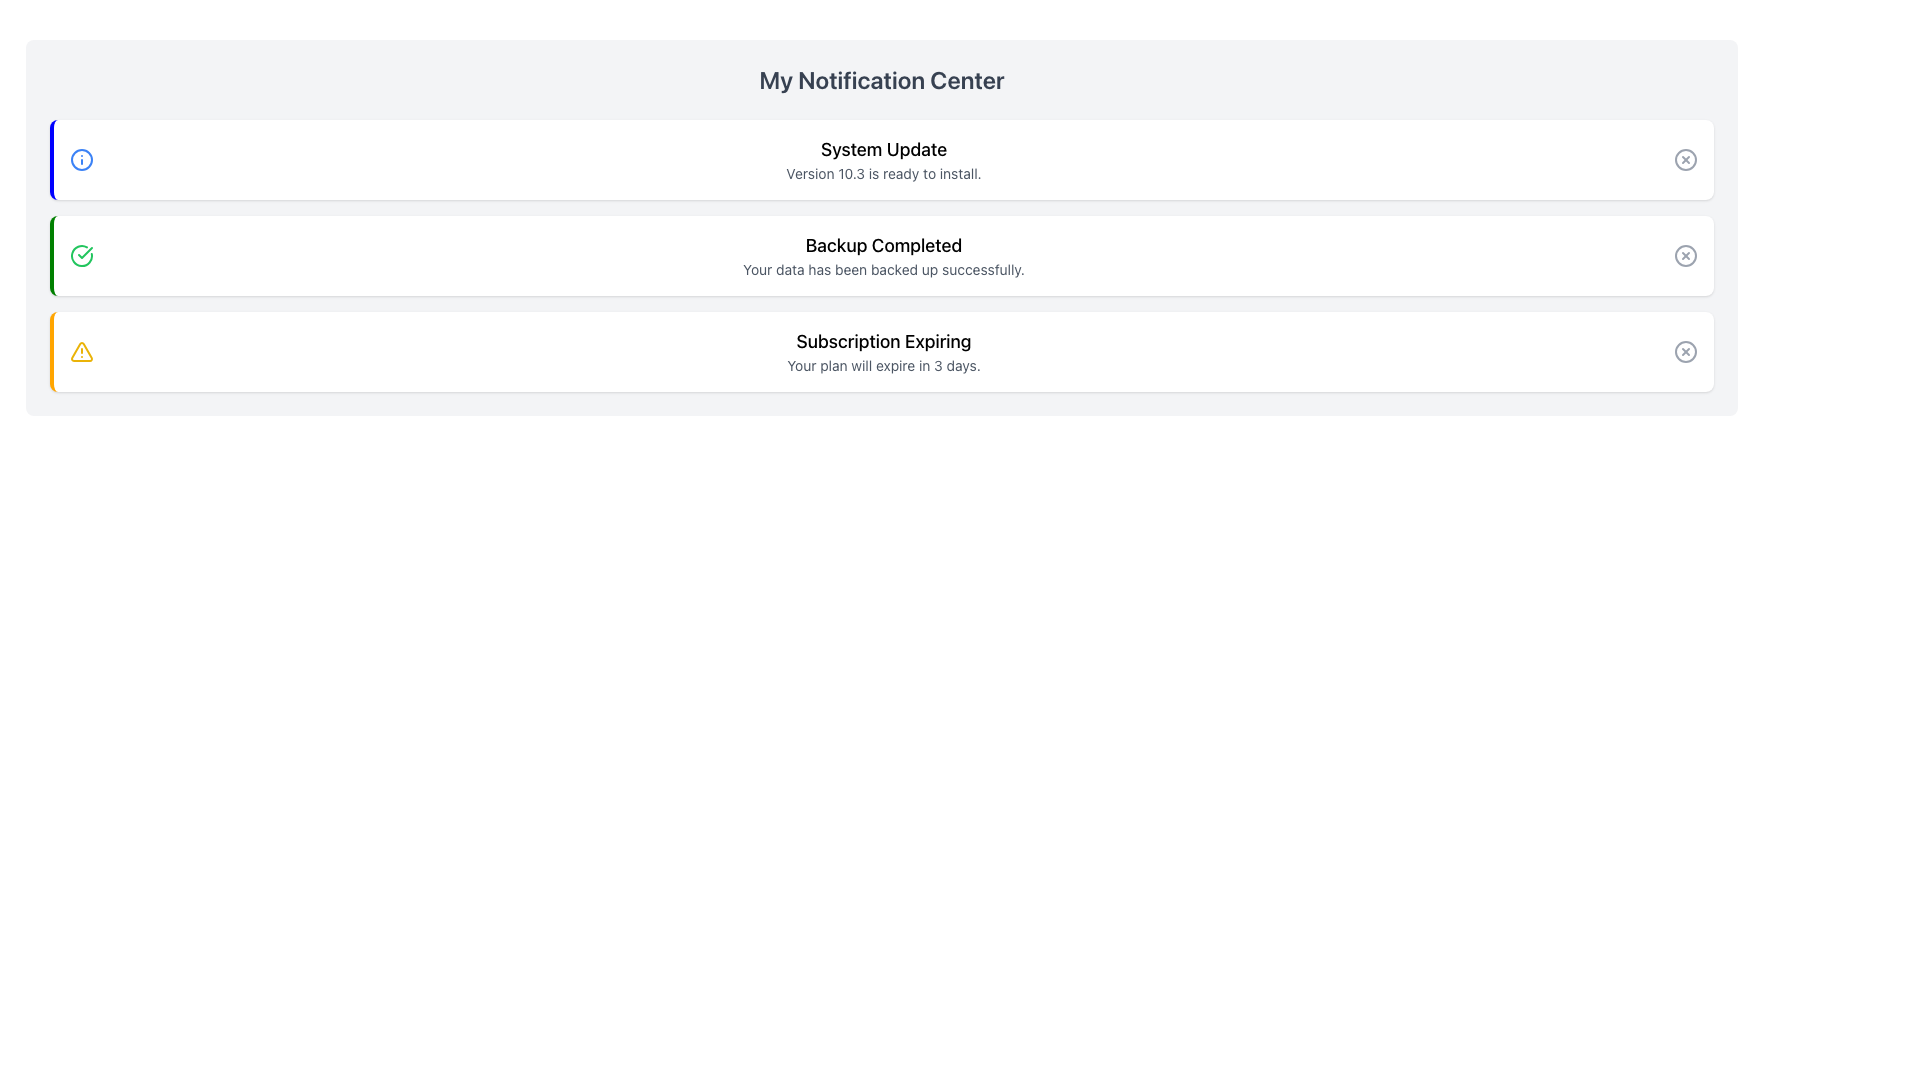 Image resolution: width=1920 pixels, height=1080 pixels. I want to click on the small triangular warning icon with a yellow border that is the leftmost icon within the last notification entry labeled 'Subscription Expiring', so click(80, 350).